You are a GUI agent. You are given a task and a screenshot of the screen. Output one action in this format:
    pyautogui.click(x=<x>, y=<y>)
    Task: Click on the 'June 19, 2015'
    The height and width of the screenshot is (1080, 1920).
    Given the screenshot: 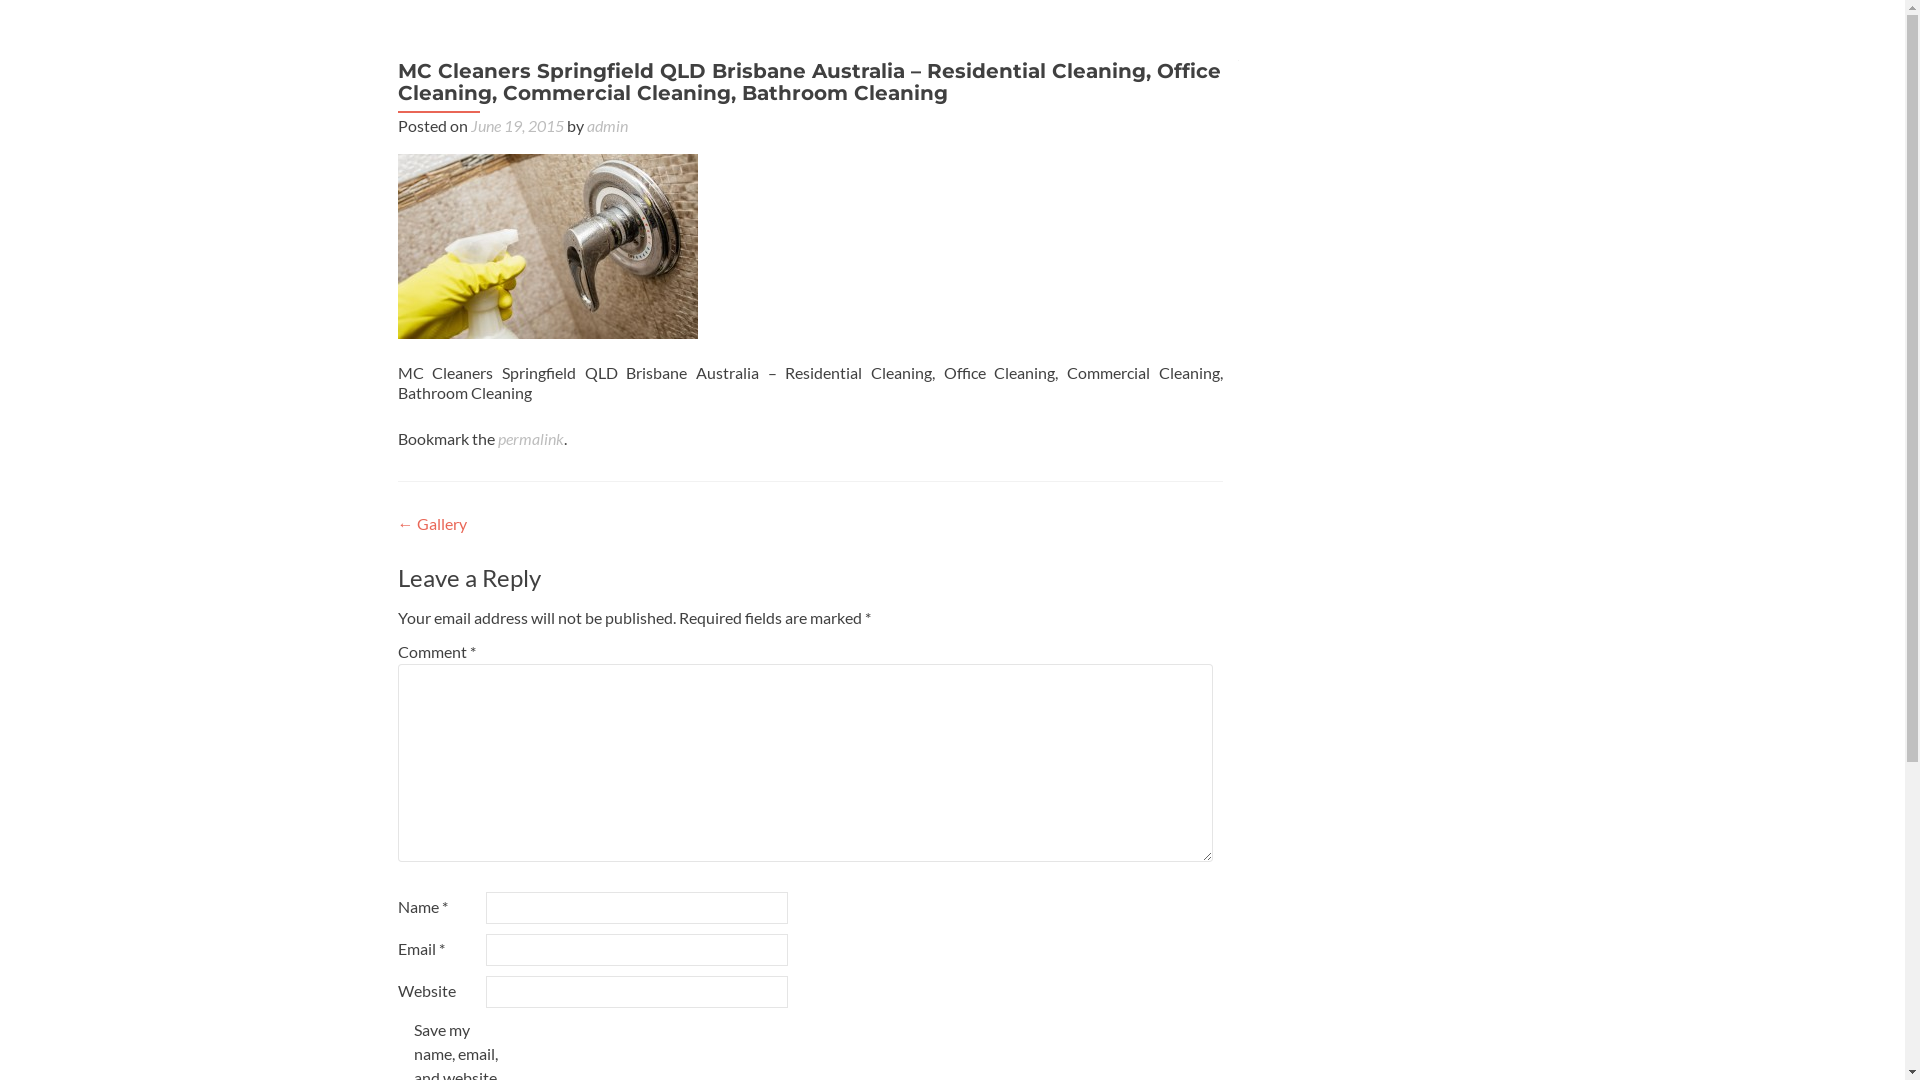 What is the action you would take?
    pyautogui.click(x=469, y=125)
    